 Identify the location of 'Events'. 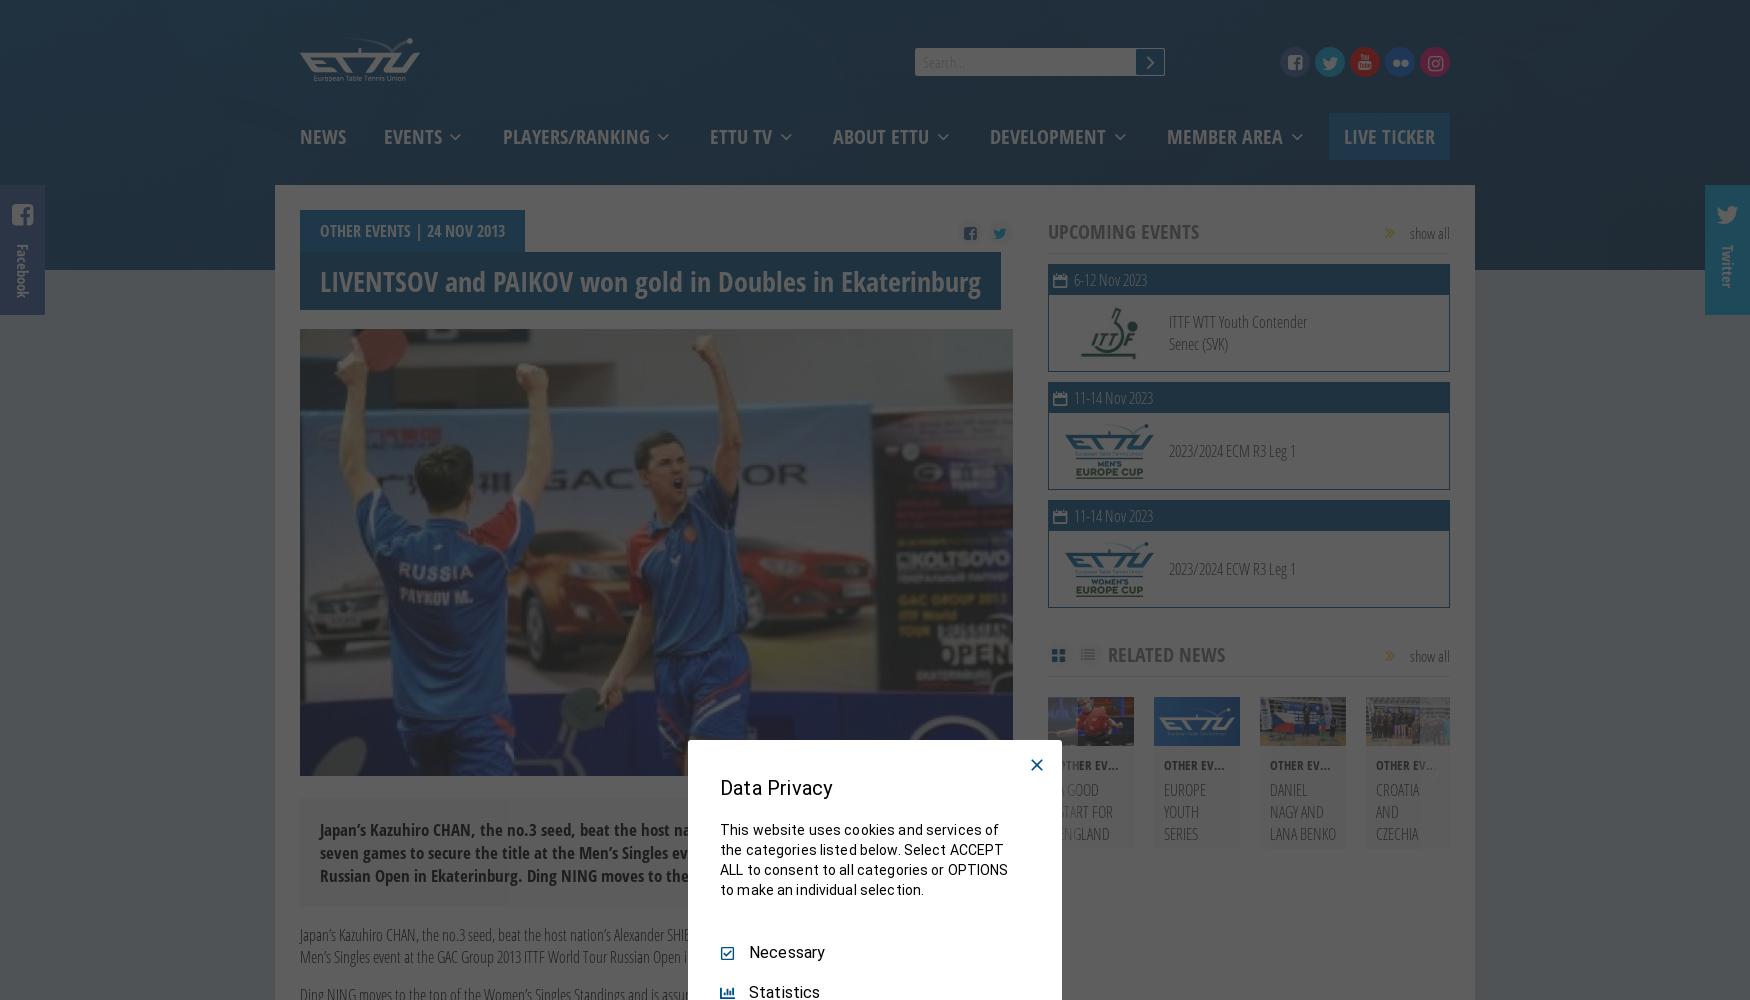
(413, 136).